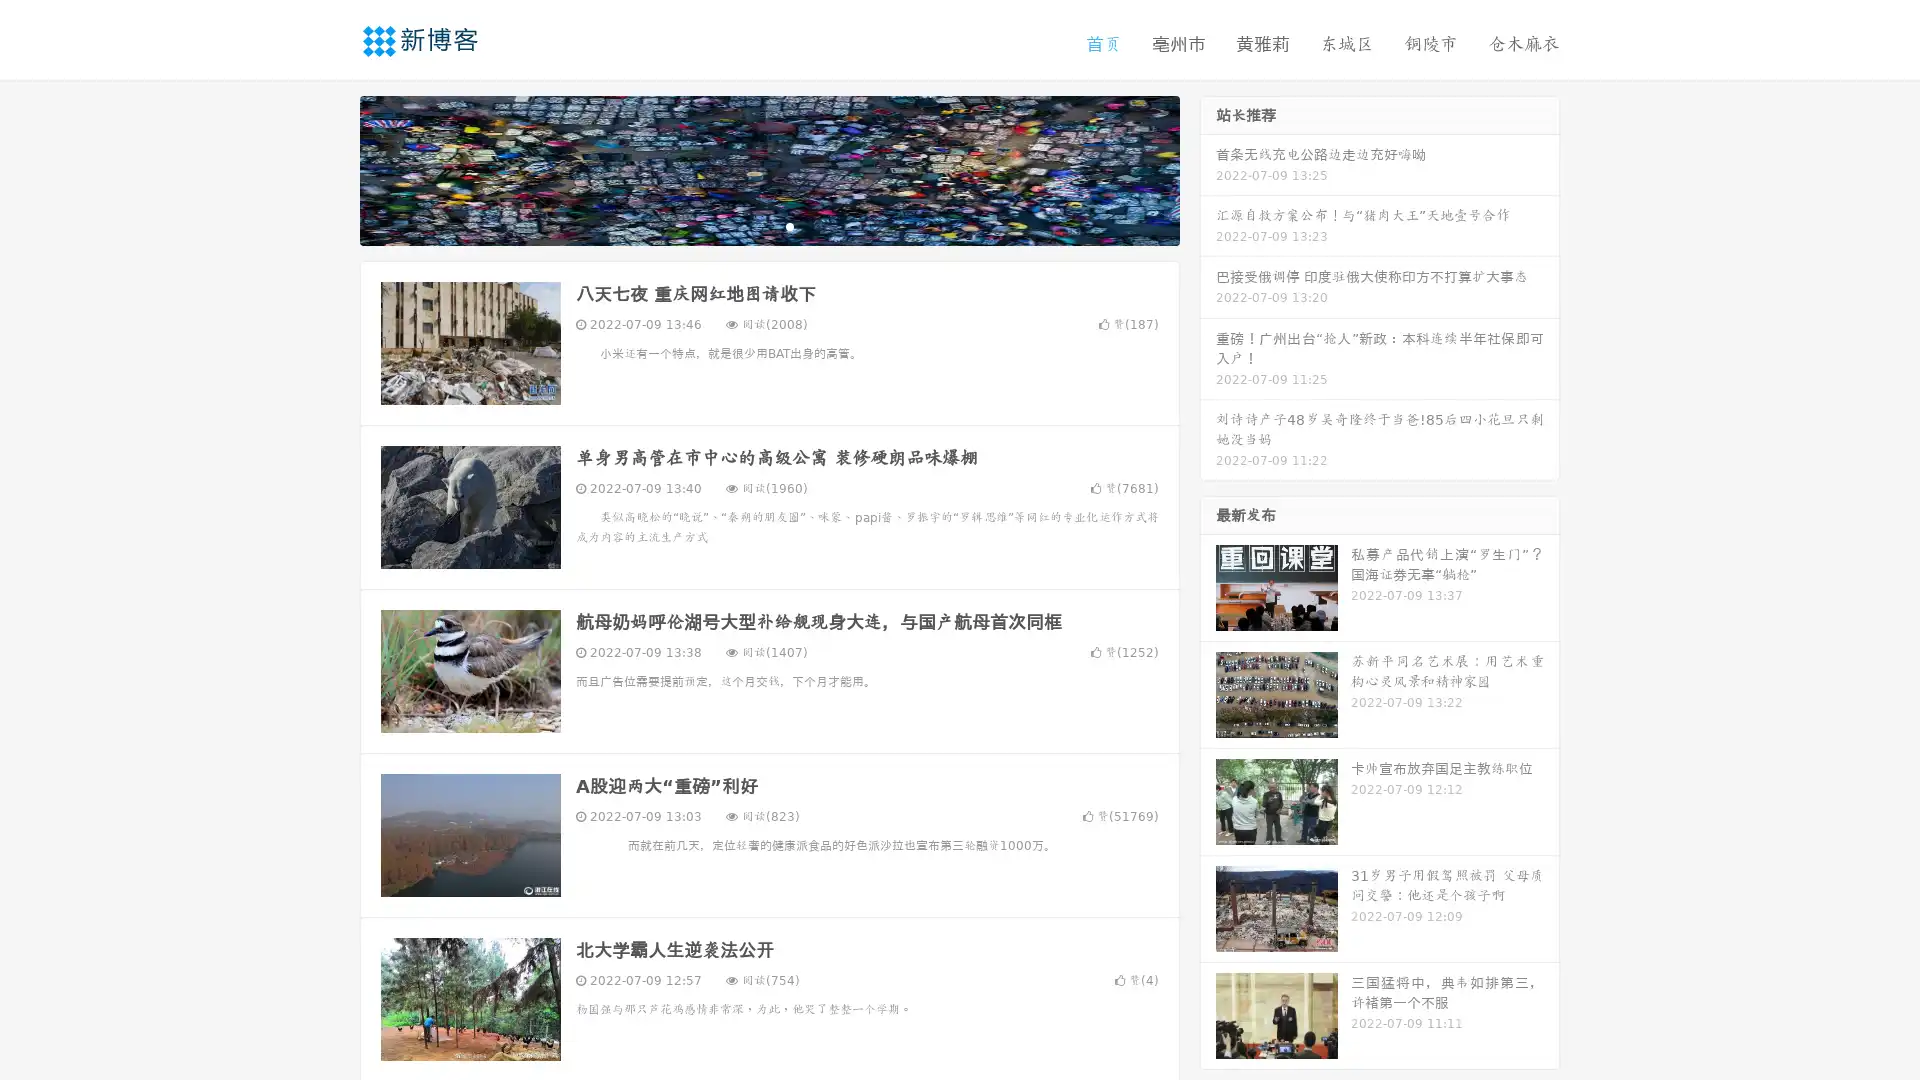 The width and height of the screenshot is (1920, 1080). Describe the element at coordinates (789, 225) in the screenshot. I see `Go to slide 3` at that location.